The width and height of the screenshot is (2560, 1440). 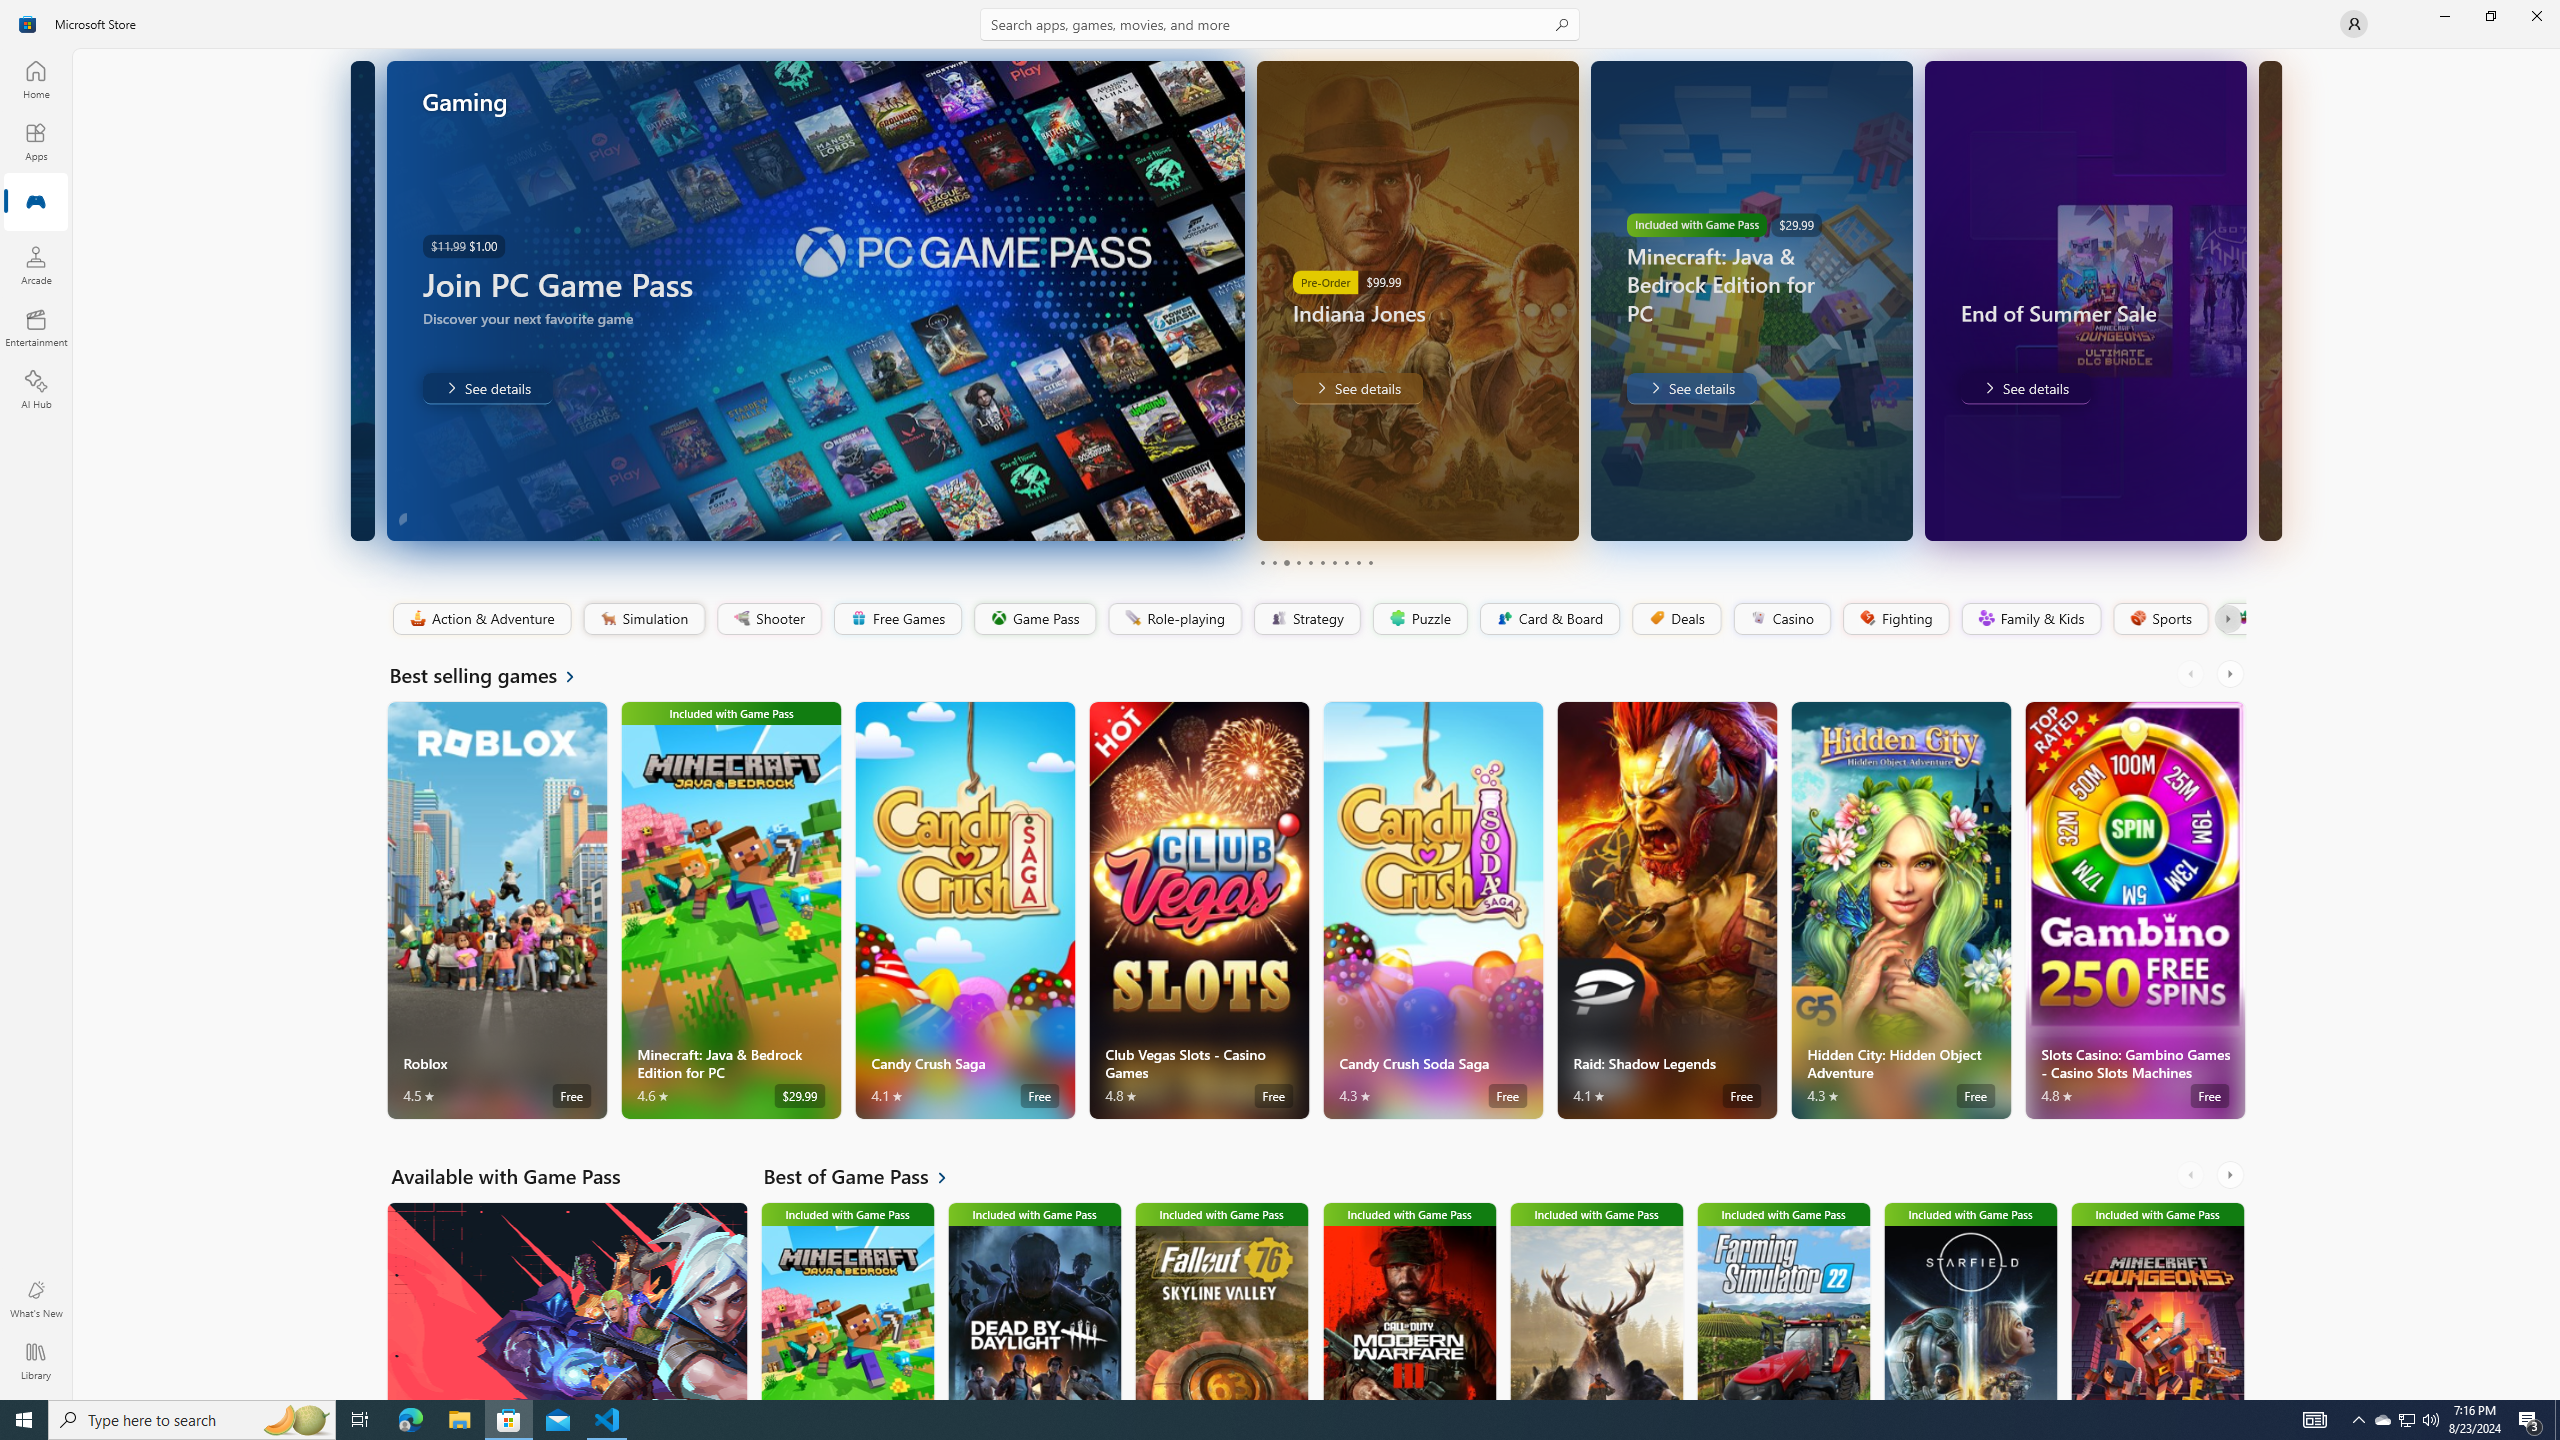 I want to click on 'Card & Board', so click(x=1548, y=618).